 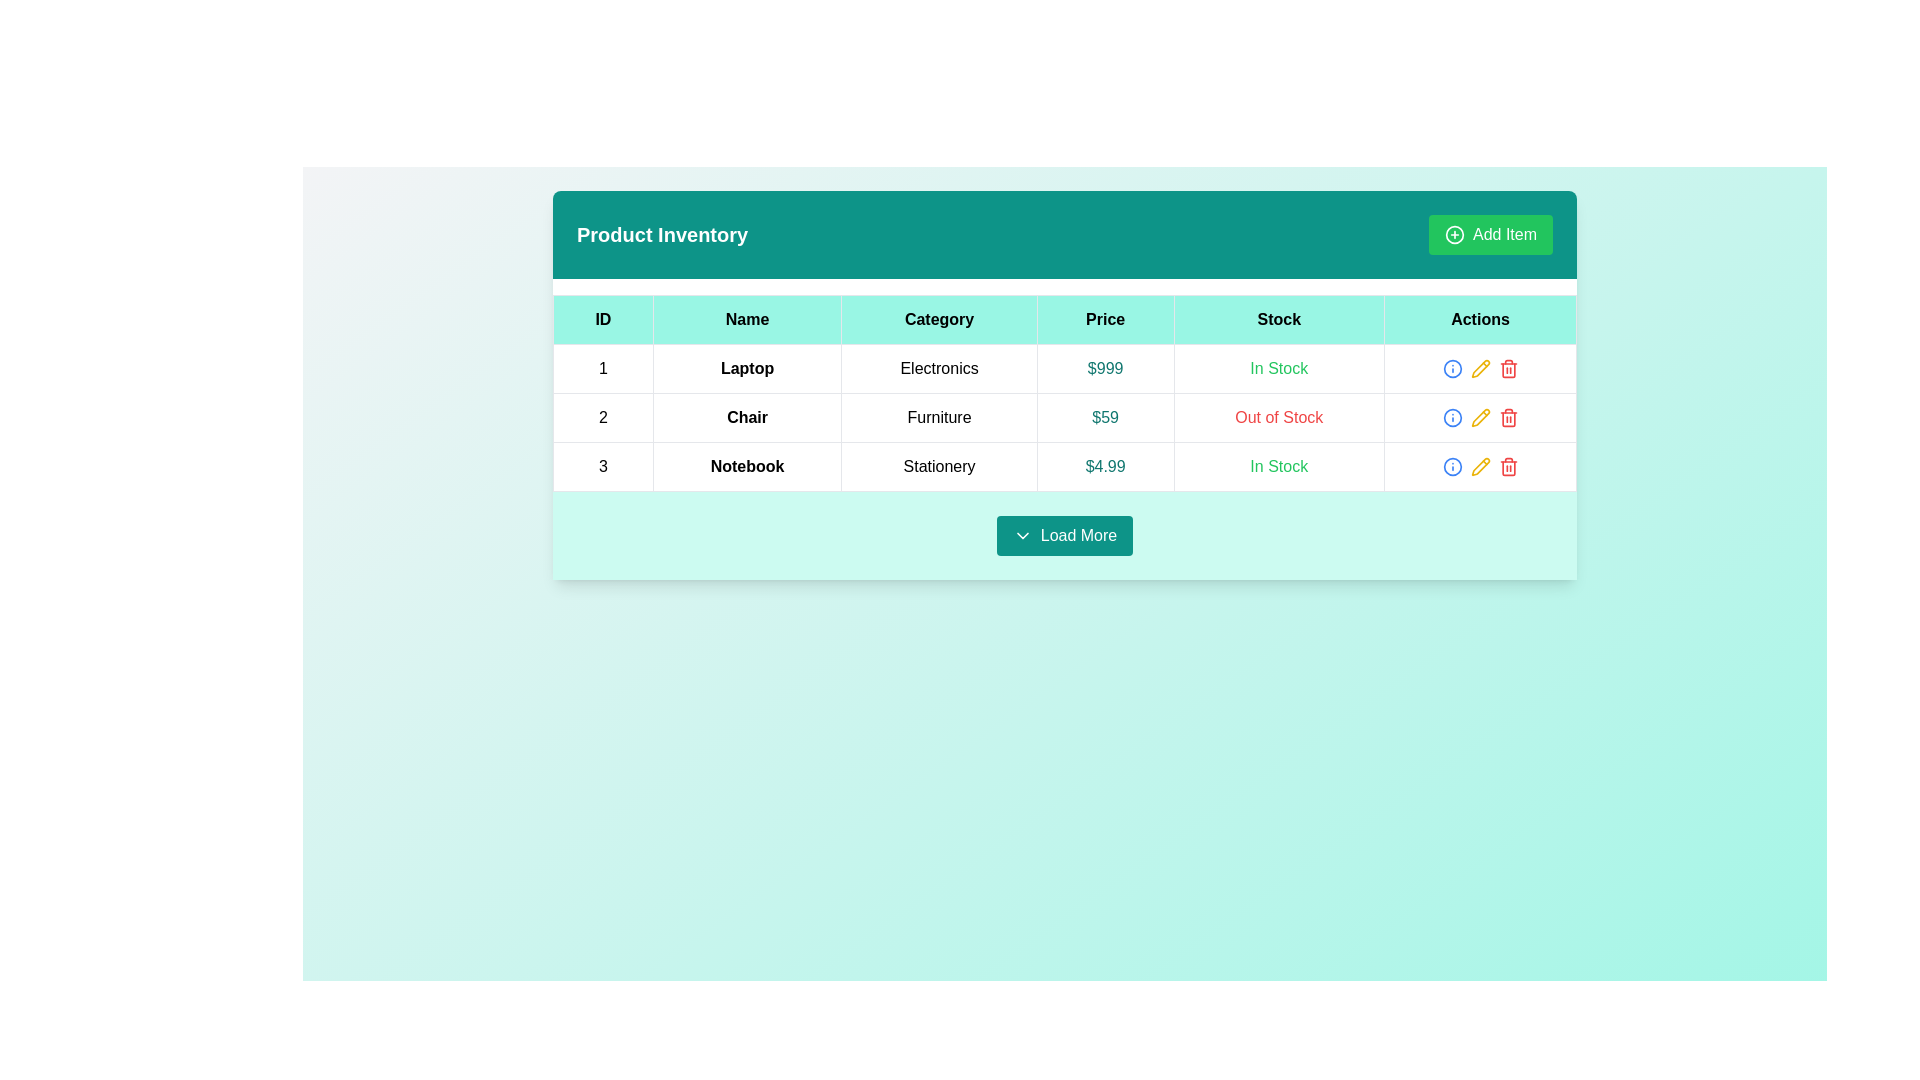 I want to click on the yellow pencil icon in the 'Actions' column of the table for the 'Notebook' item to observe the styling changes, so click(x=1480, y=466).